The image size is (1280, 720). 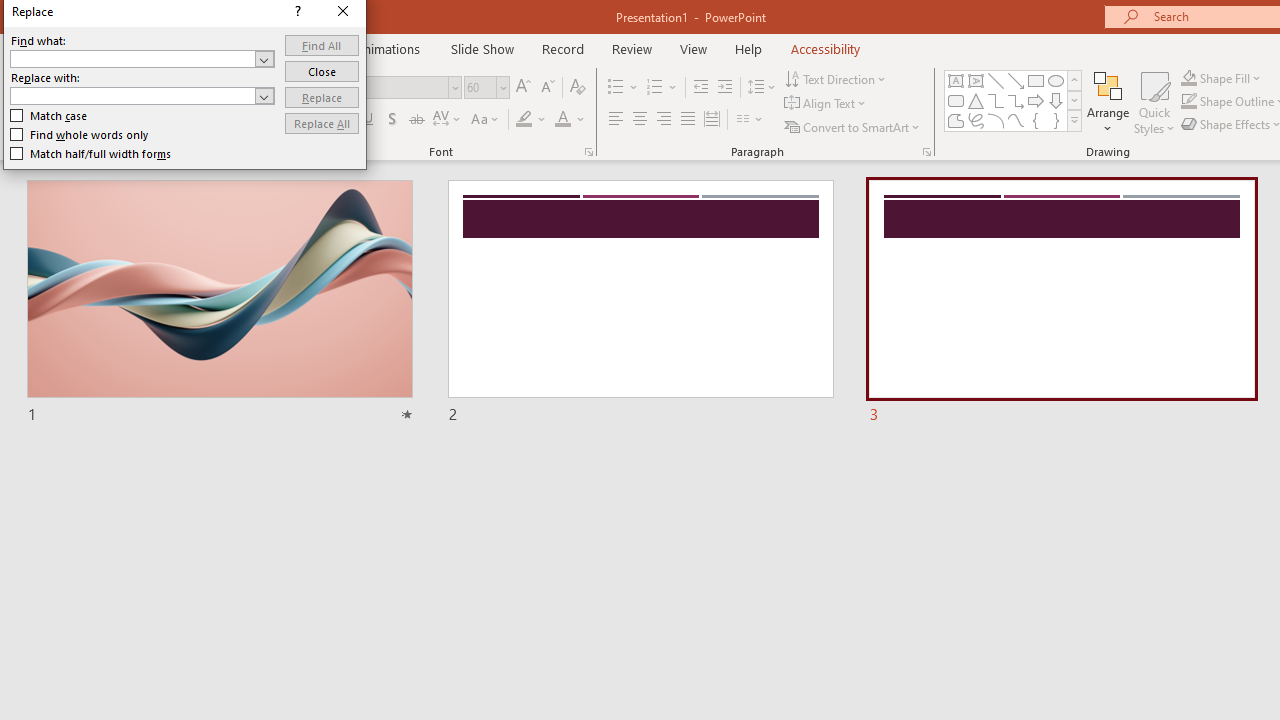 I want to click on 'Increase Indent', so click(x=724, y=86).